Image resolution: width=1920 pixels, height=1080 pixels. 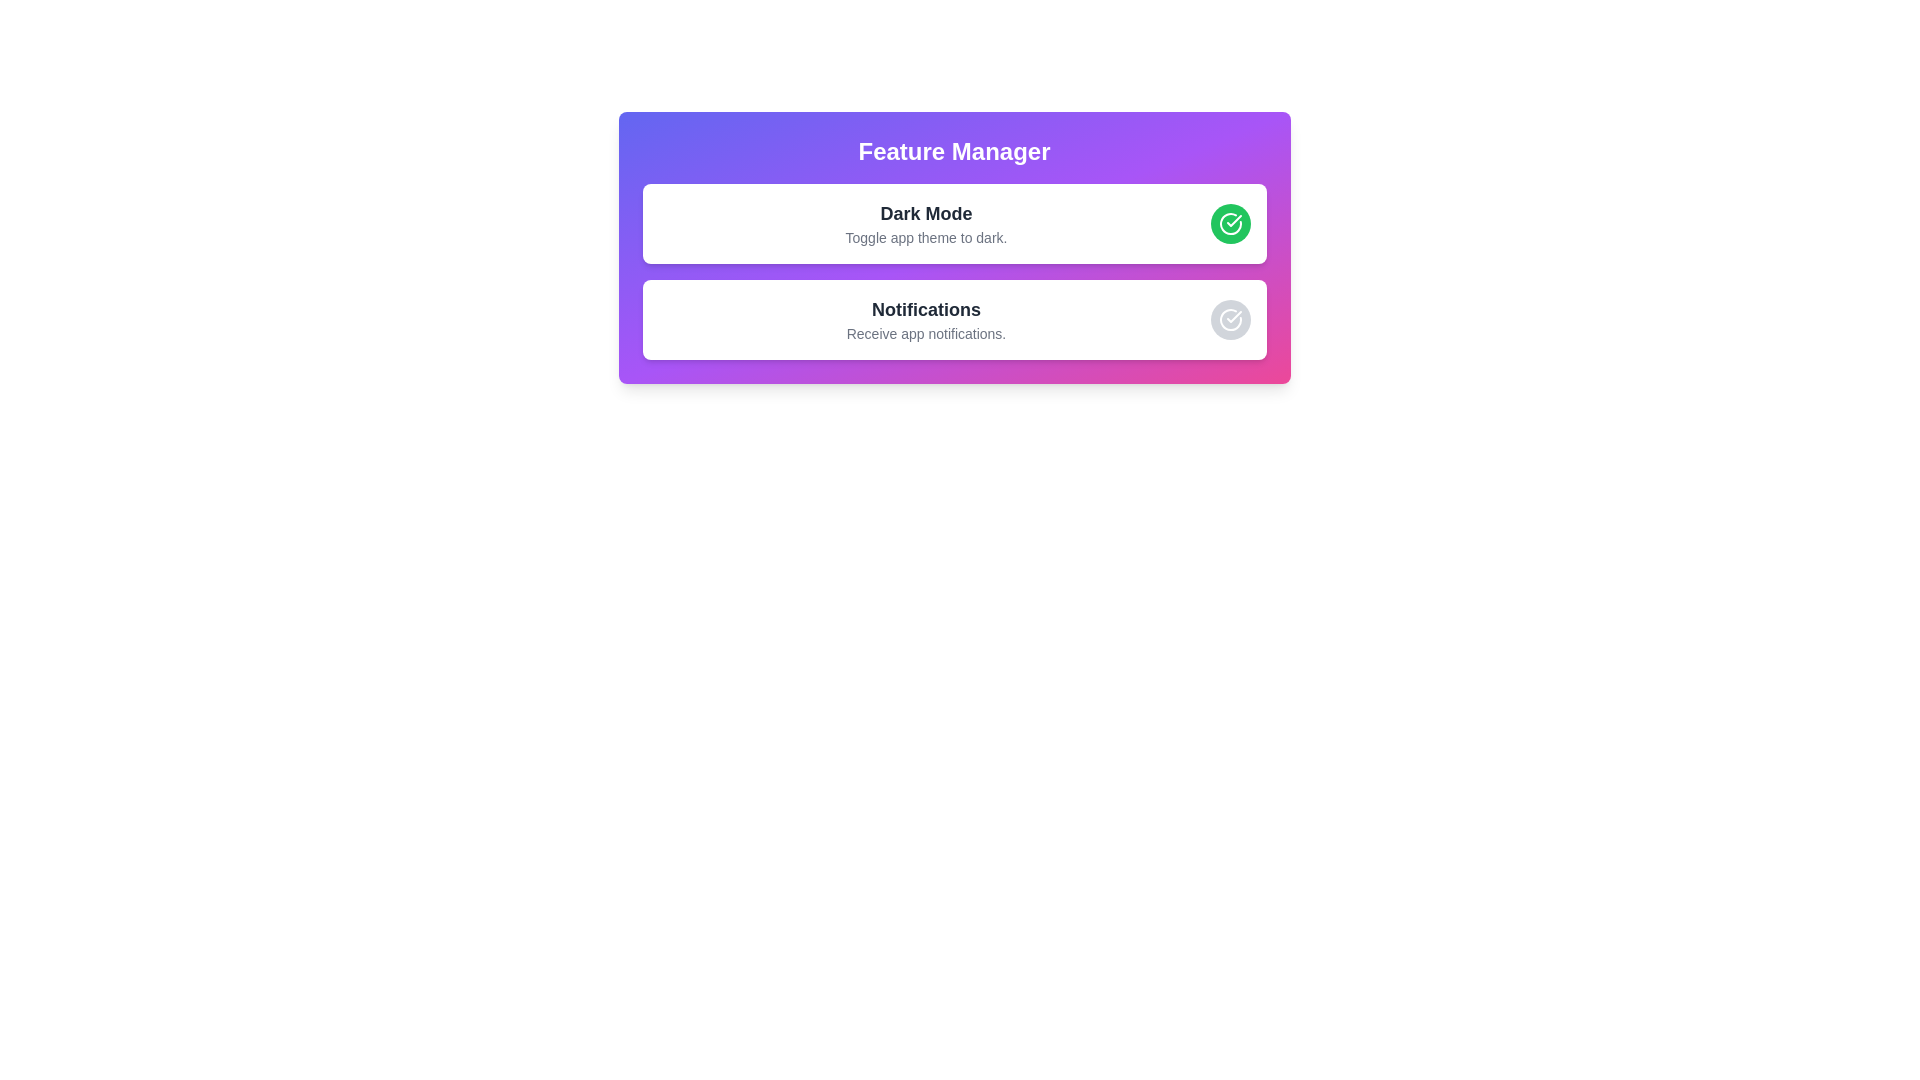 I want to click on the circular two-tone graphical icon indicating confirmation or status, located at the far-right of the 'Dark Mode' feature row, so click(x=1229, y=223).